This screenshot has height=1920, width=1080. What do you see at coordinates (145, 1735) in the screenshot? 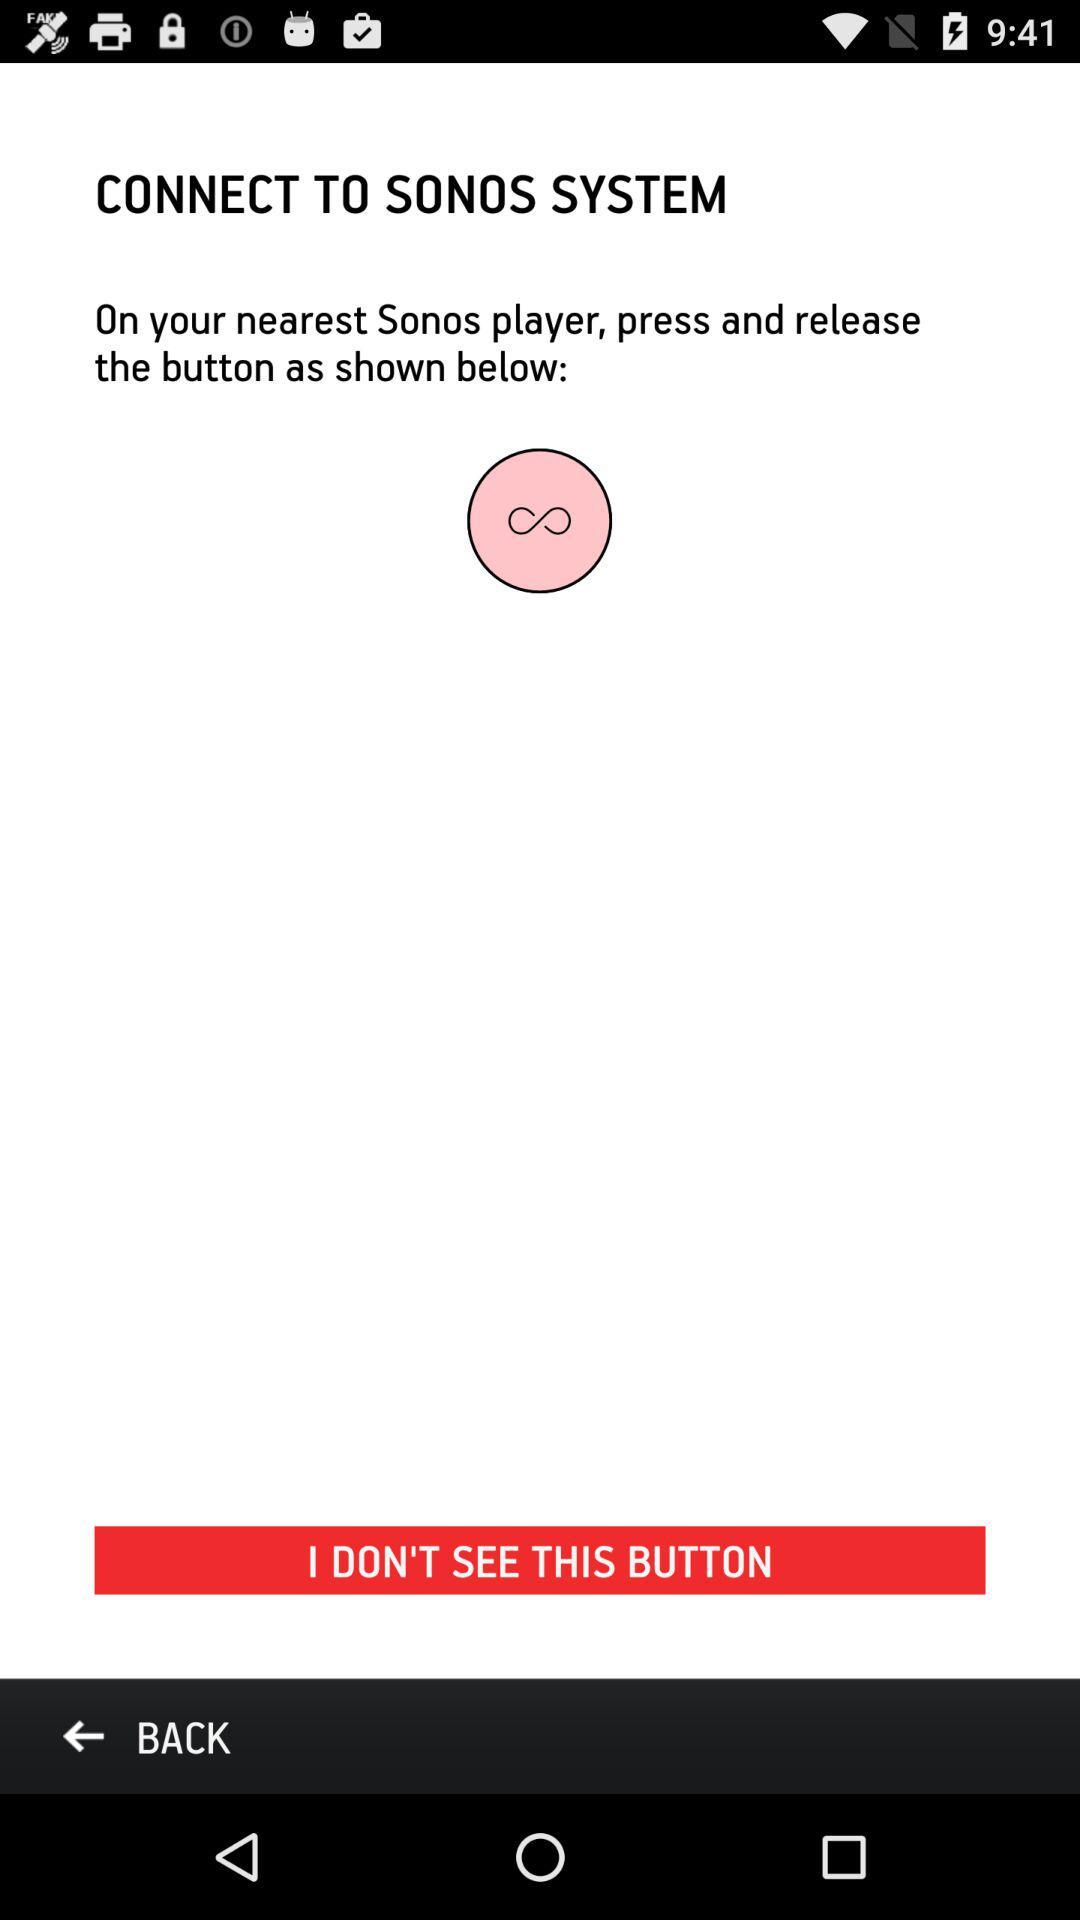
I see `back icon` at bounding box center [145, 1735].